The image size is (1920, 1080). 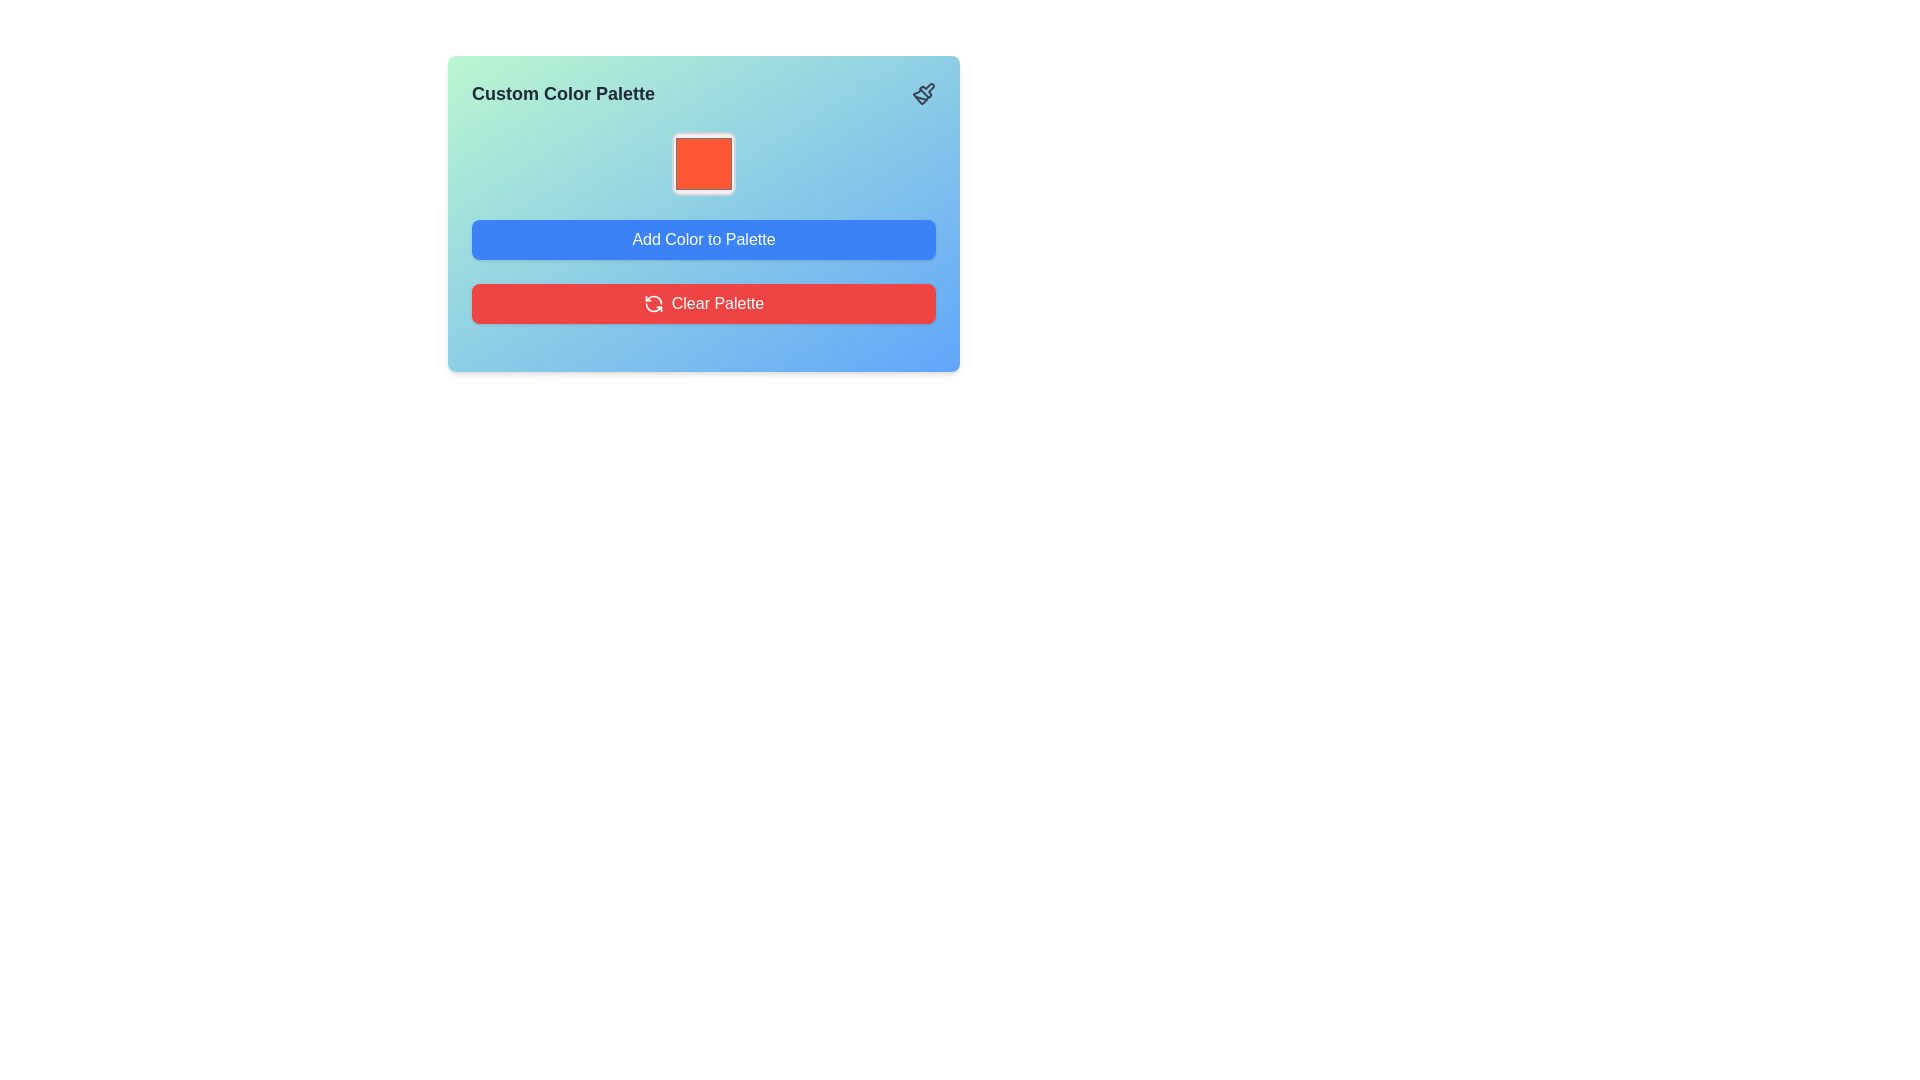 I want to click on the button that adds the currently selected color to a custom palette, located between a color preview box and a 'Clear Palette' button, so click(x=704, y=238).